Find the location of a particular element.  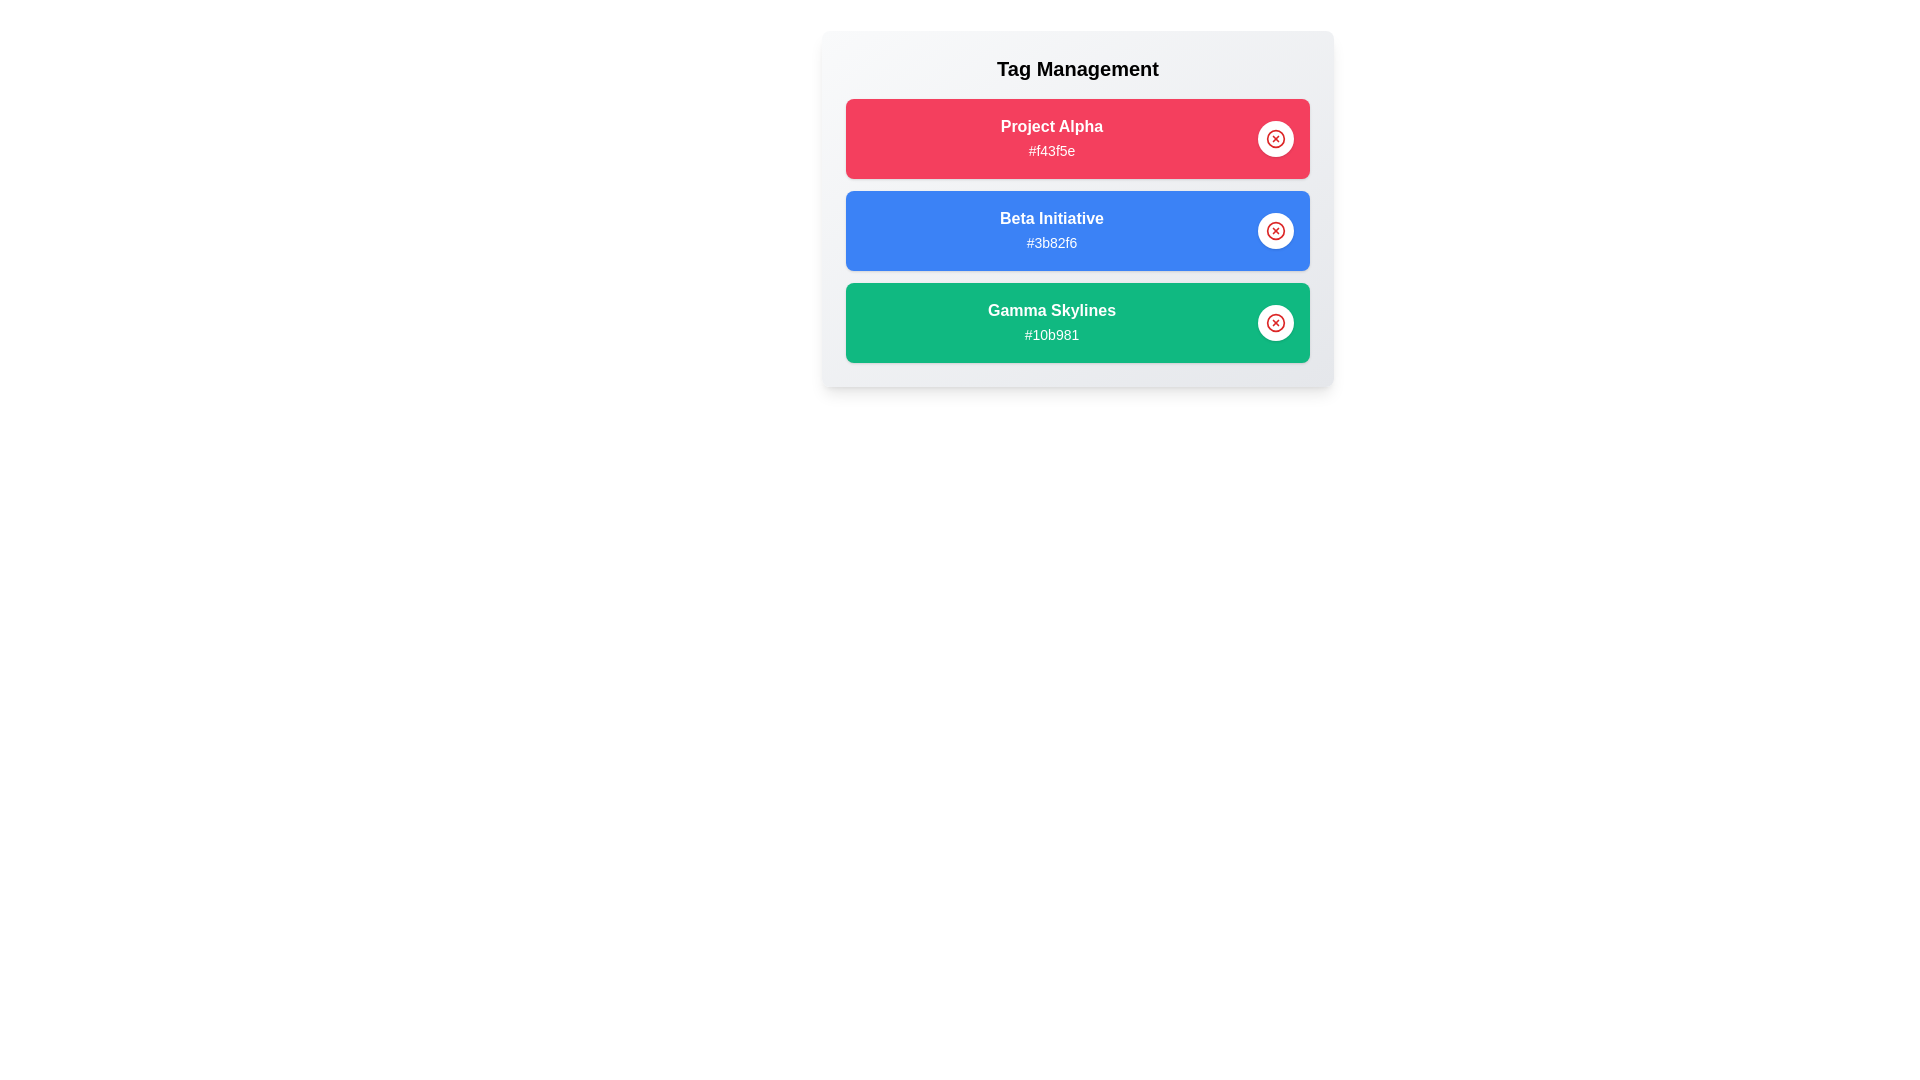

delete button for the tag identified by Gamma Skylines is located at coordinates (1275, 322).